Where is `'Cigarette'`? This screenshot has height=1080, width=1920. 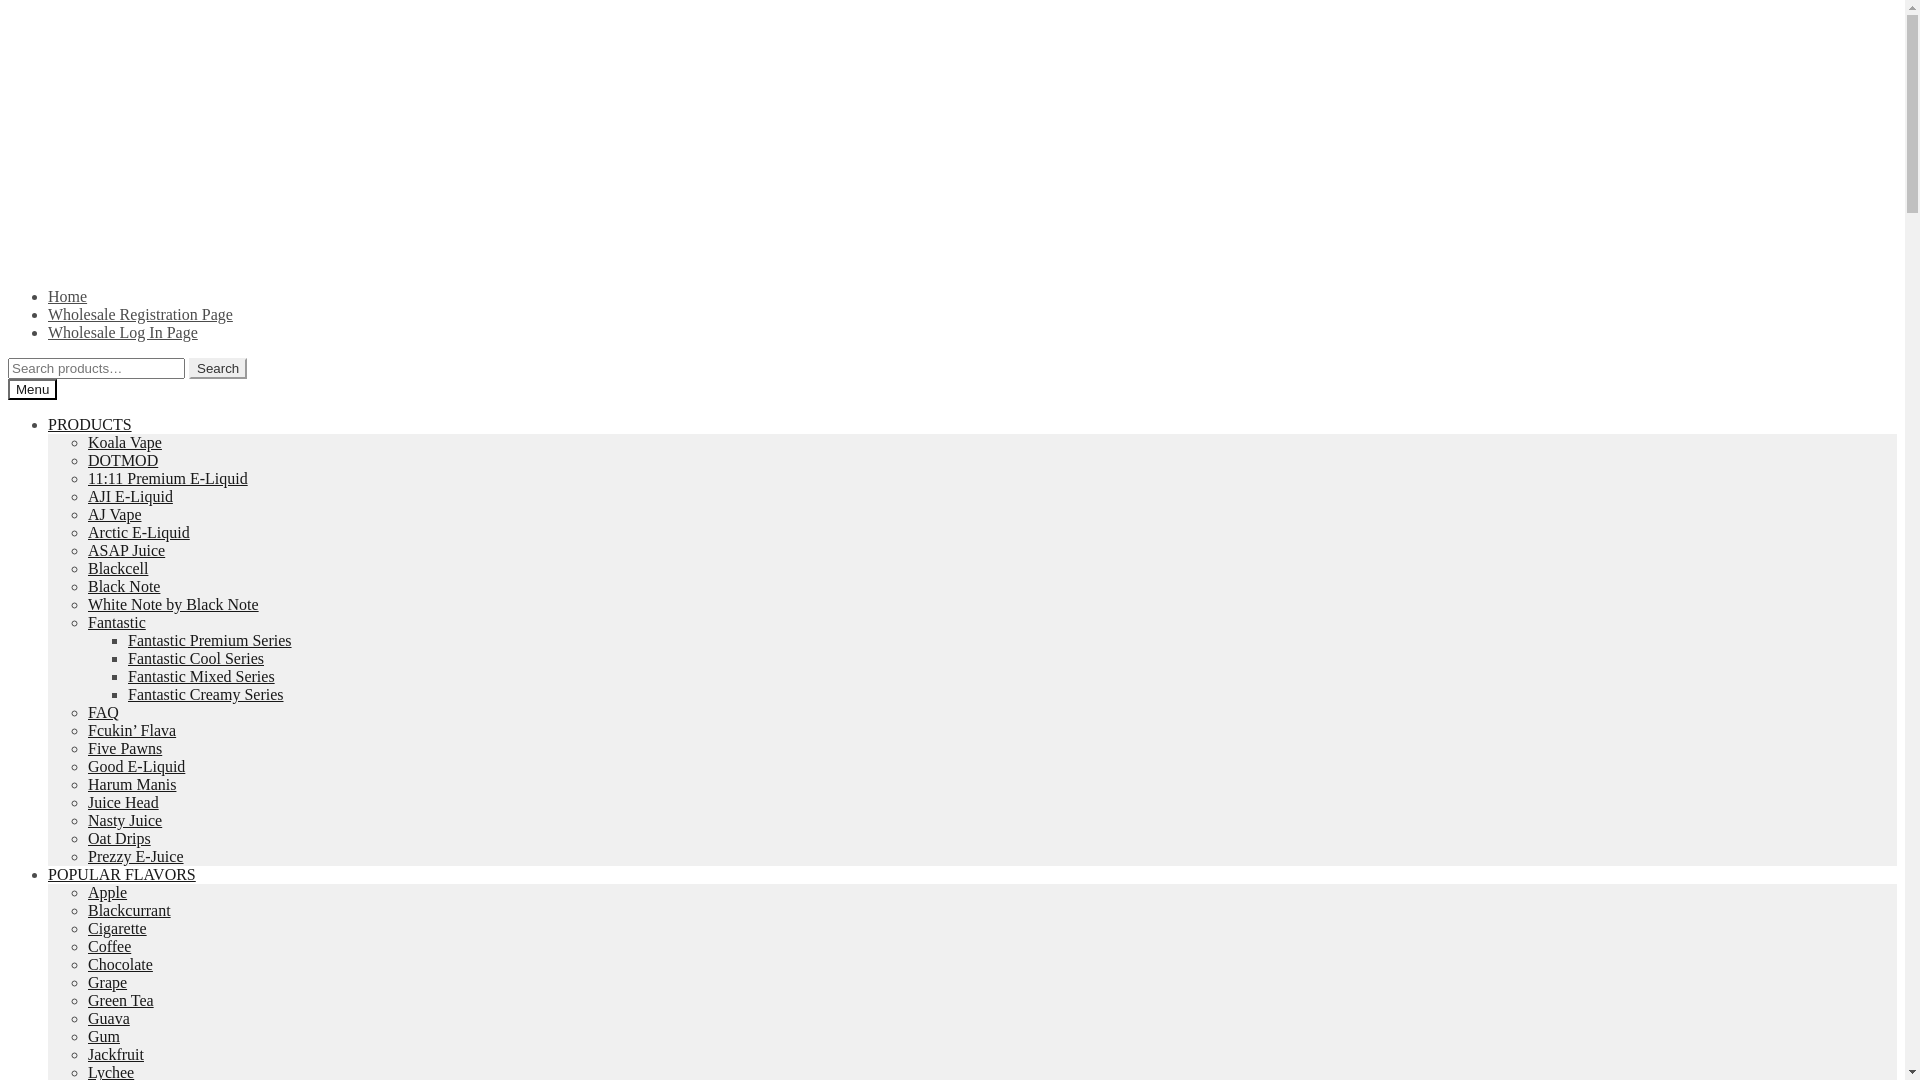
'Cigarette' is located at coordinates (116, 928).